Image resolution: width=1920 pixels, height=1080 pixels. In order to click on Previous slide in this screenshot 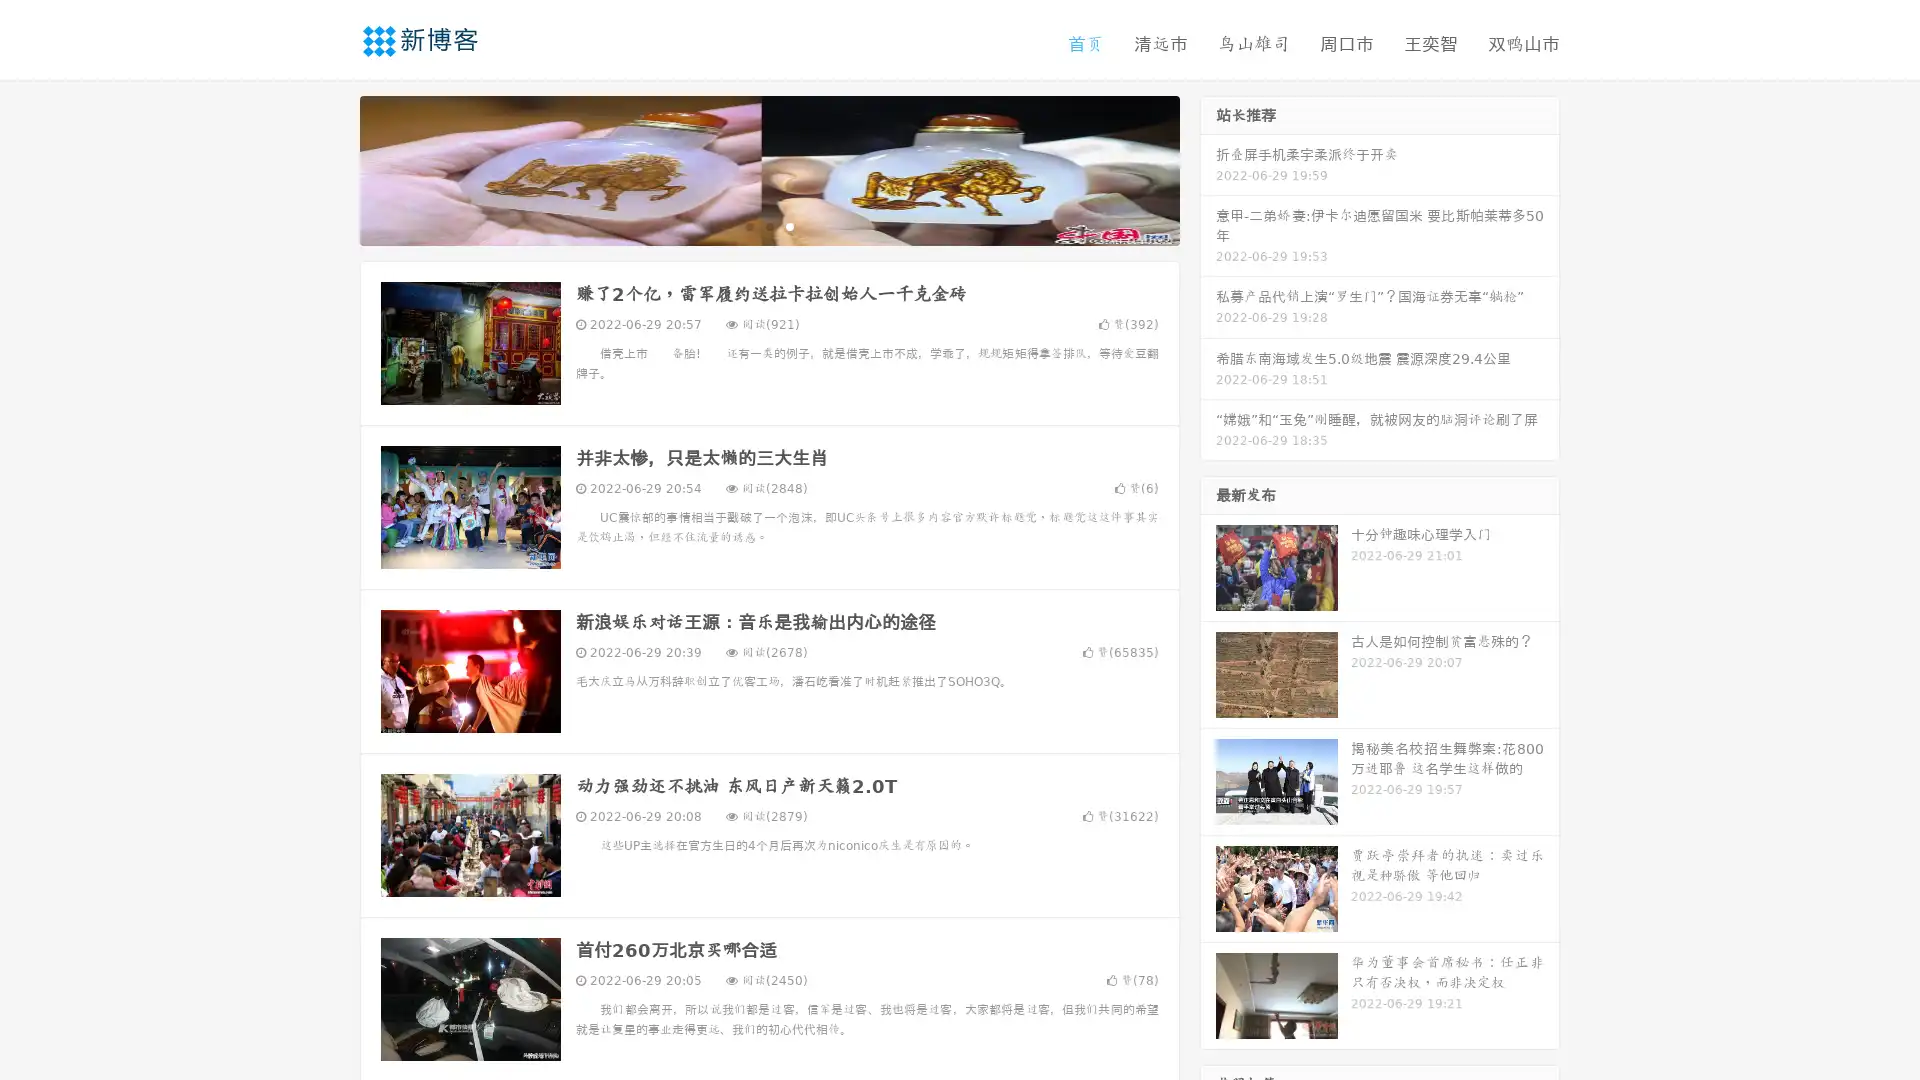, I will do `click(330, 168)`.